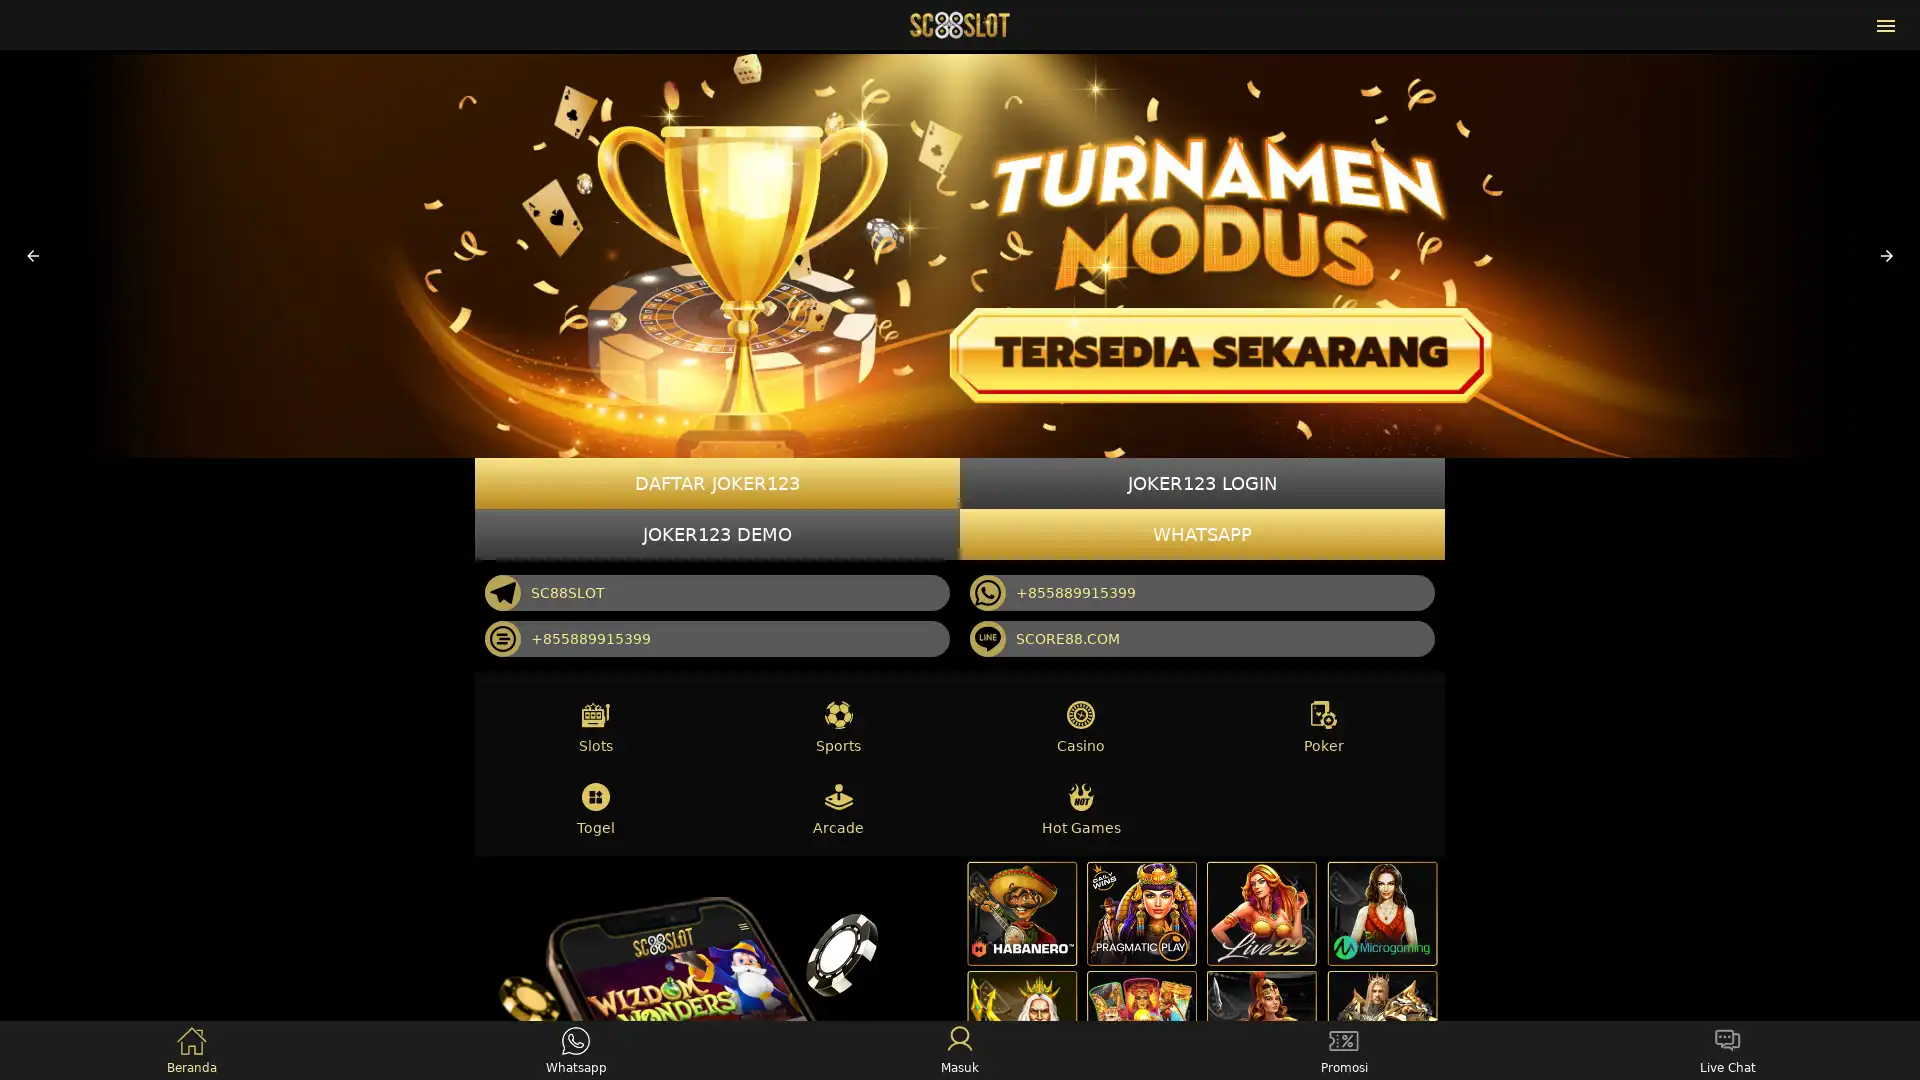 This screenshot has width=1920, height=1080. What do you see at coordinates (1885, 254) in the screenshot?
I see `Next item in carousel (3 of 3)` at bounding box center [1885, 254].